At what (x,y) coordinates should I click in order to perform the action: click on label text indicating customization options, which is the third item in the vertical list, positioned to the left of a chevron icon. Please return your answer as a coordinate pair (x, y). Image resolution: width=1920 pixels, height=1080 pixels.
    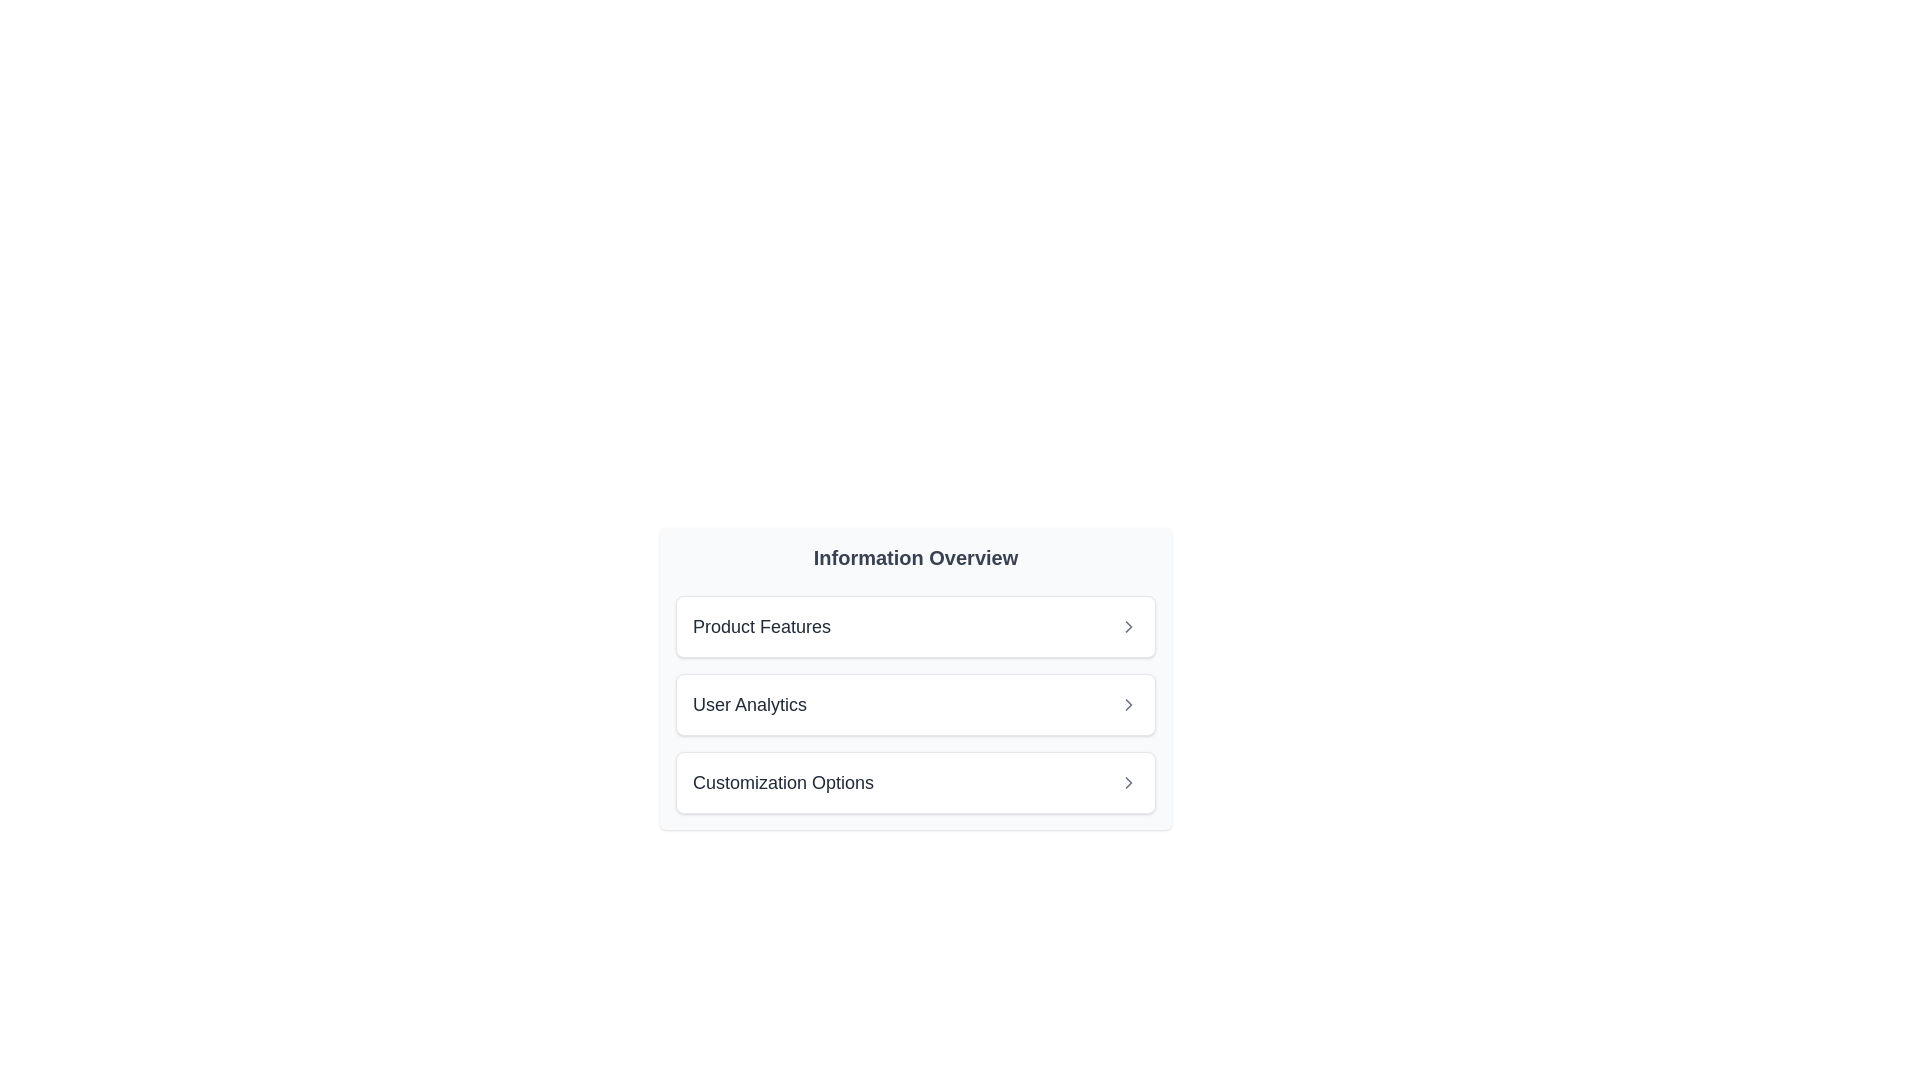
    Looking at the image, I should click on (782, 782).